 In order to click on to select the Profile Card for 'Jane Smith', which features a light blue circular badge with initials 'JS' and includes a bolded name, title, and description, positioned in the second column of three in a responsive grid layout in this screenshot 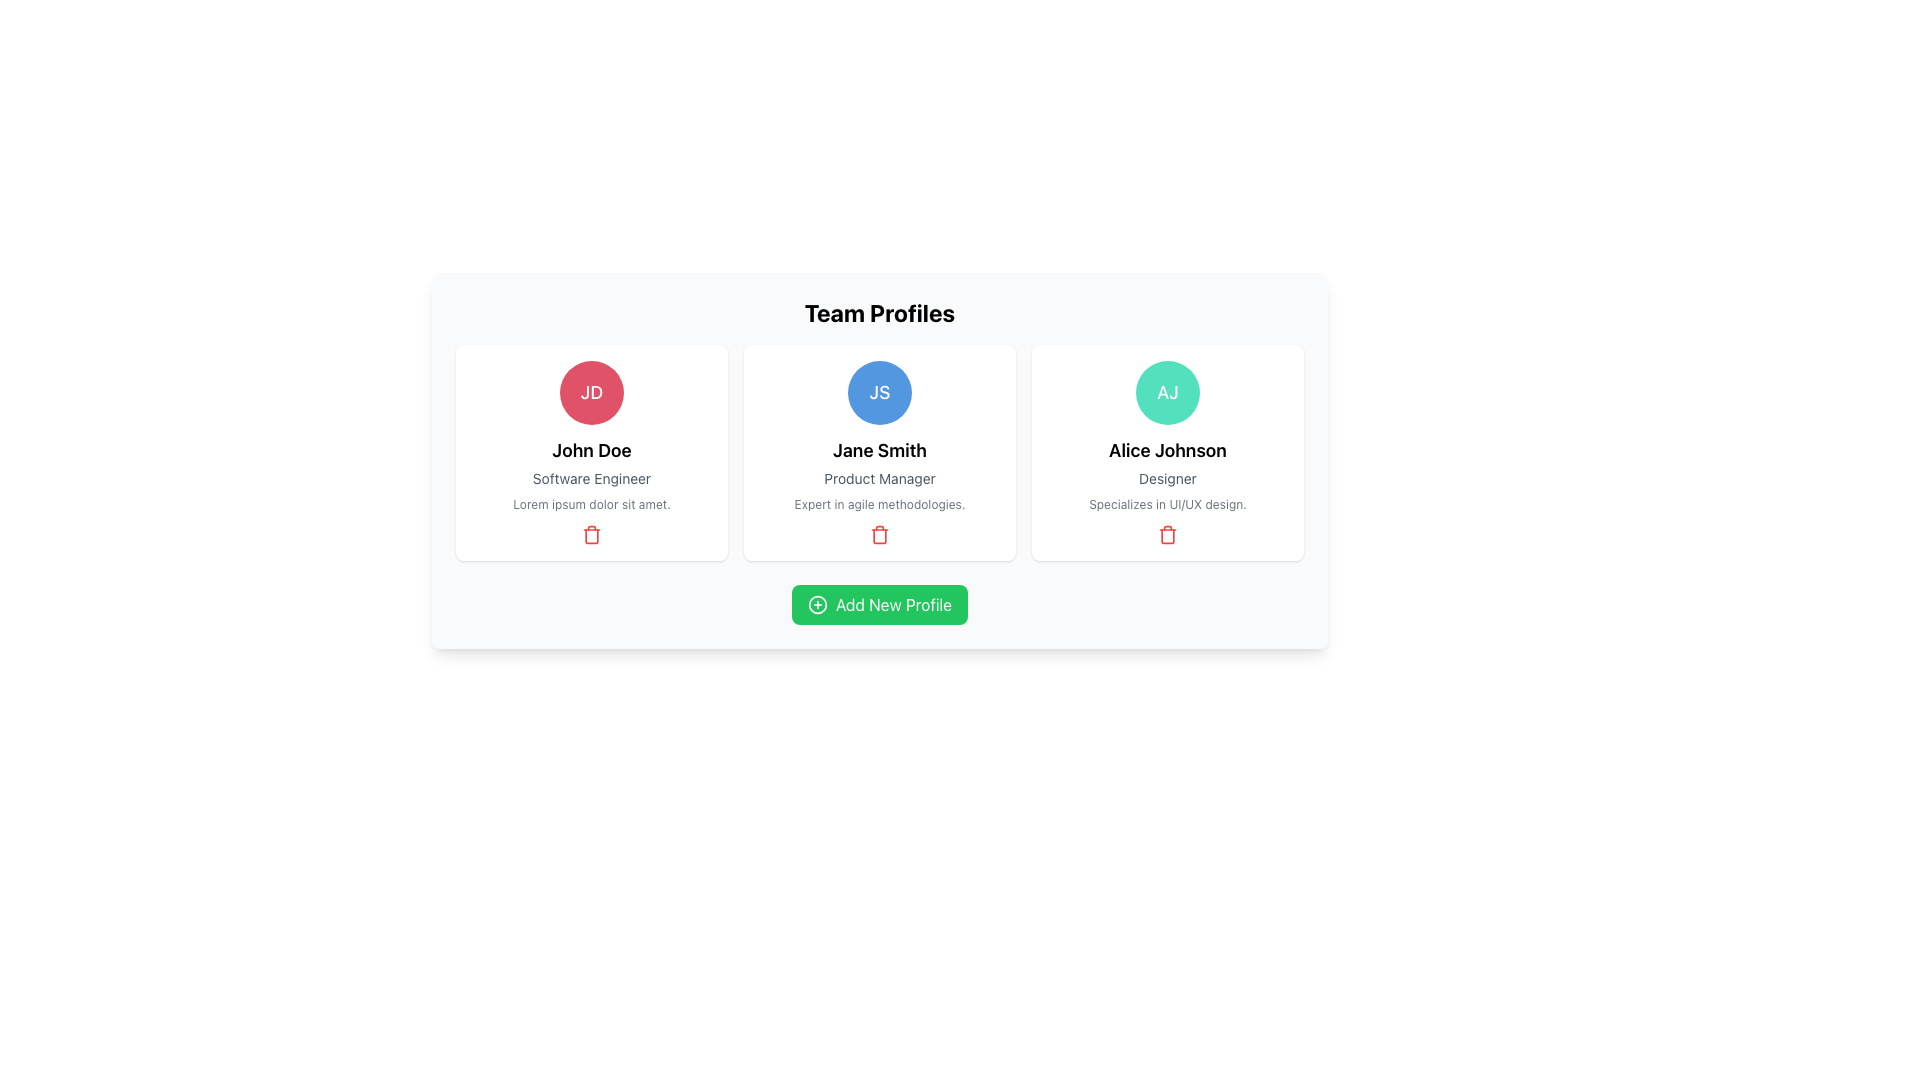, I will do `click(879, 452)`.